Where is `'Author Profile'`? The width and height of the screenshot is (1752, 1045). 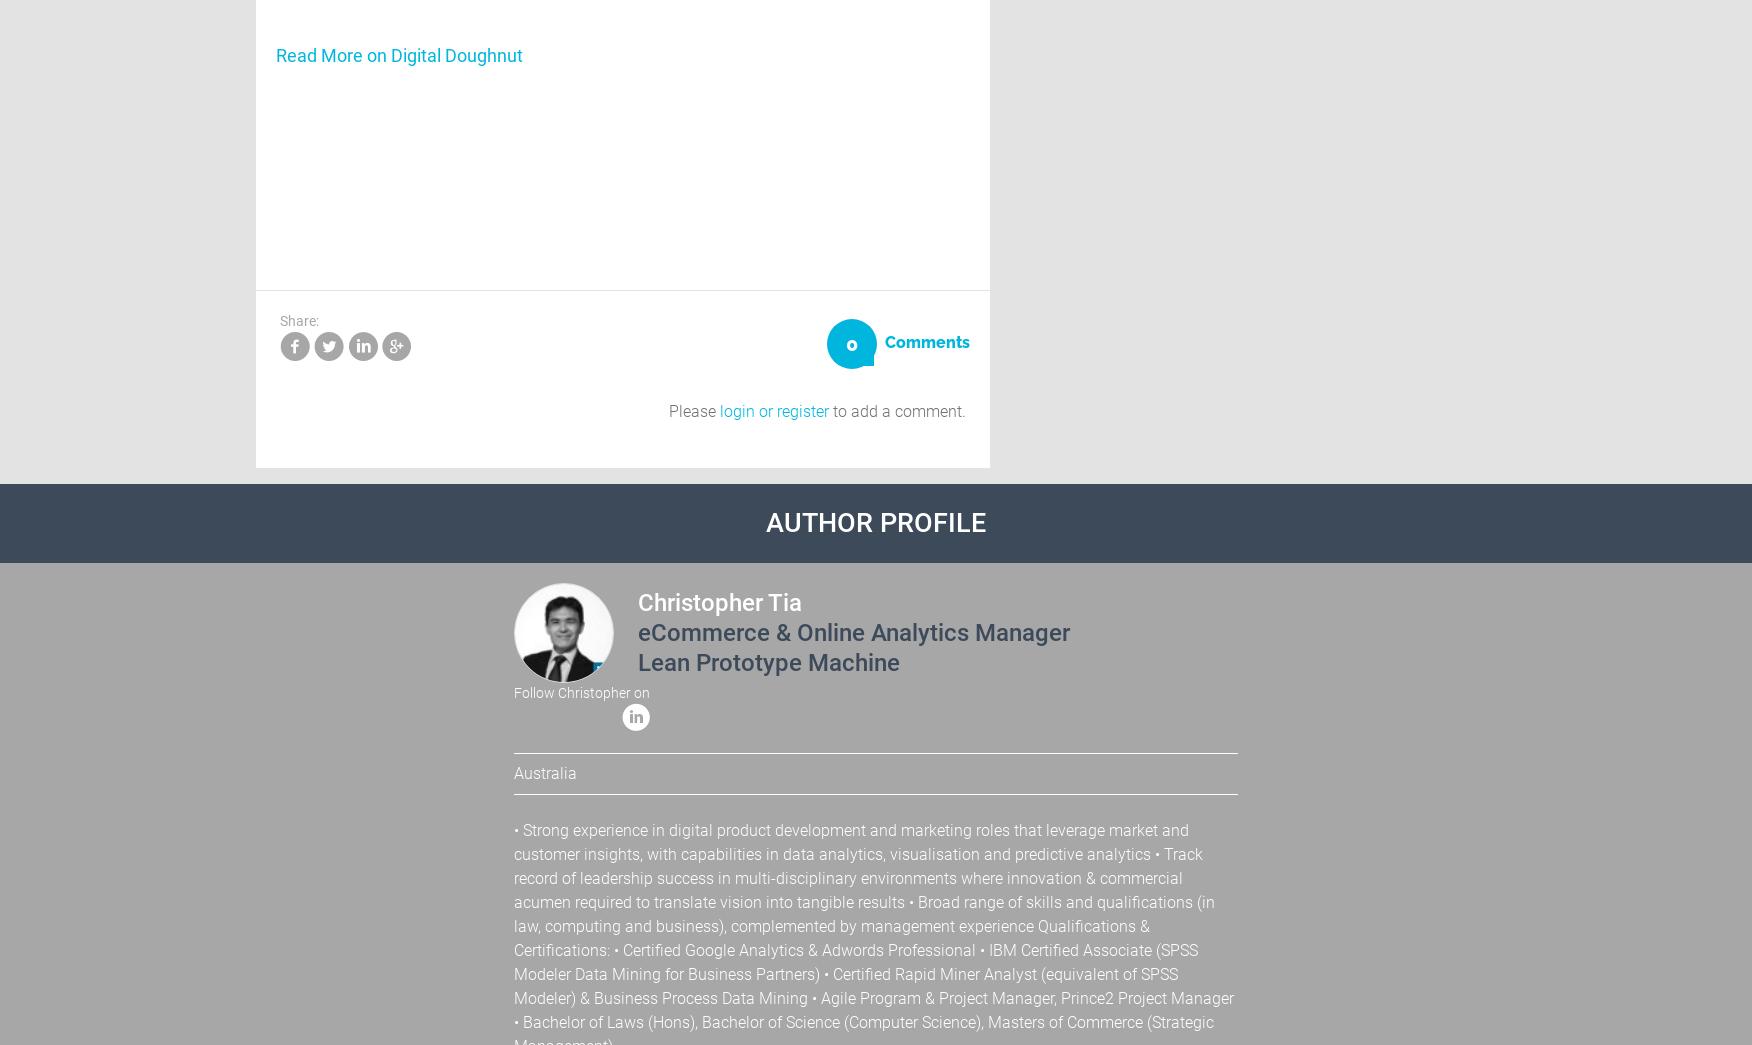
'Author Profile' is located at coordinates (876, 520).